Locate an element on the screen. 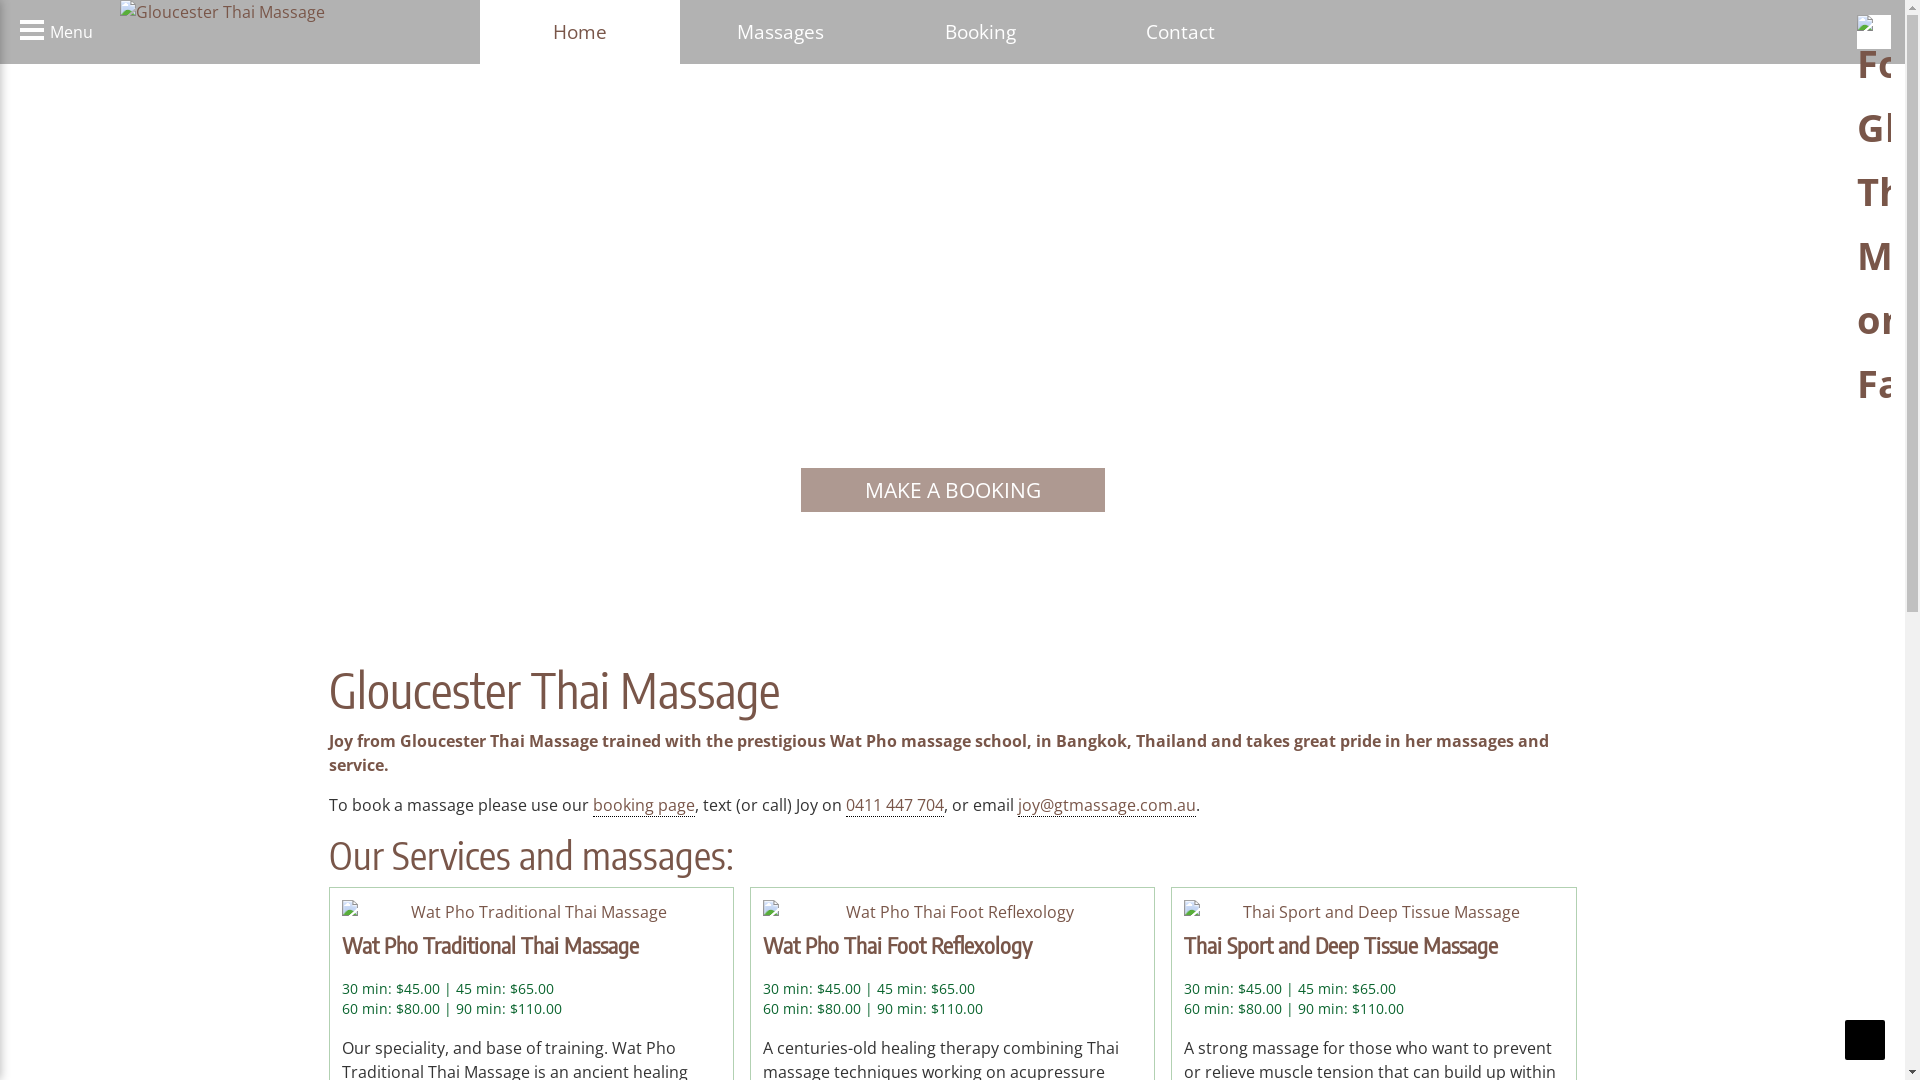 This screenshot has height=1080, width=1920. 'Home' is located at coordinates (579, 31).